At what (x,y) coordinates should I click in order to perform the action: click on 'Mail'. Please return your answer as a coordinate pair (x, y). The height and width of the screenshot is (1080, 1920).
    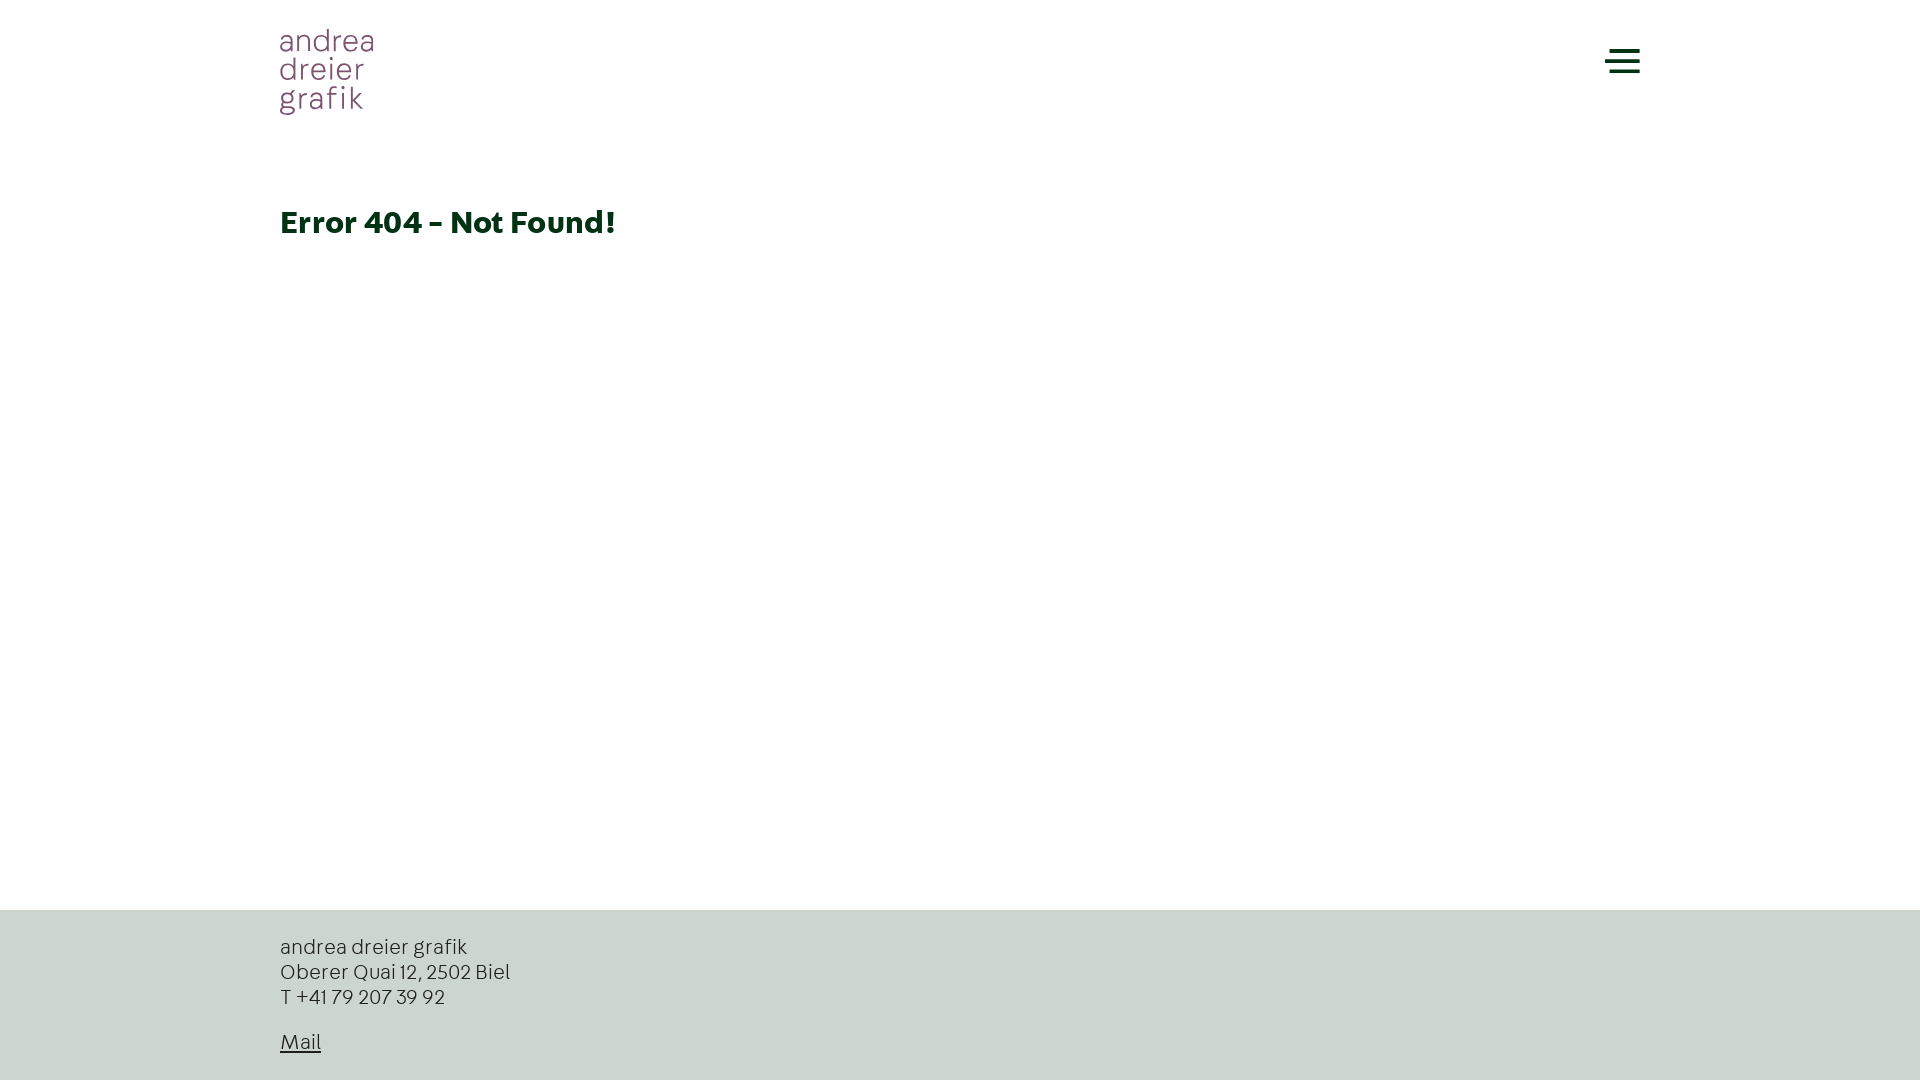
    Looking at the image, I should click on (278, 1041).